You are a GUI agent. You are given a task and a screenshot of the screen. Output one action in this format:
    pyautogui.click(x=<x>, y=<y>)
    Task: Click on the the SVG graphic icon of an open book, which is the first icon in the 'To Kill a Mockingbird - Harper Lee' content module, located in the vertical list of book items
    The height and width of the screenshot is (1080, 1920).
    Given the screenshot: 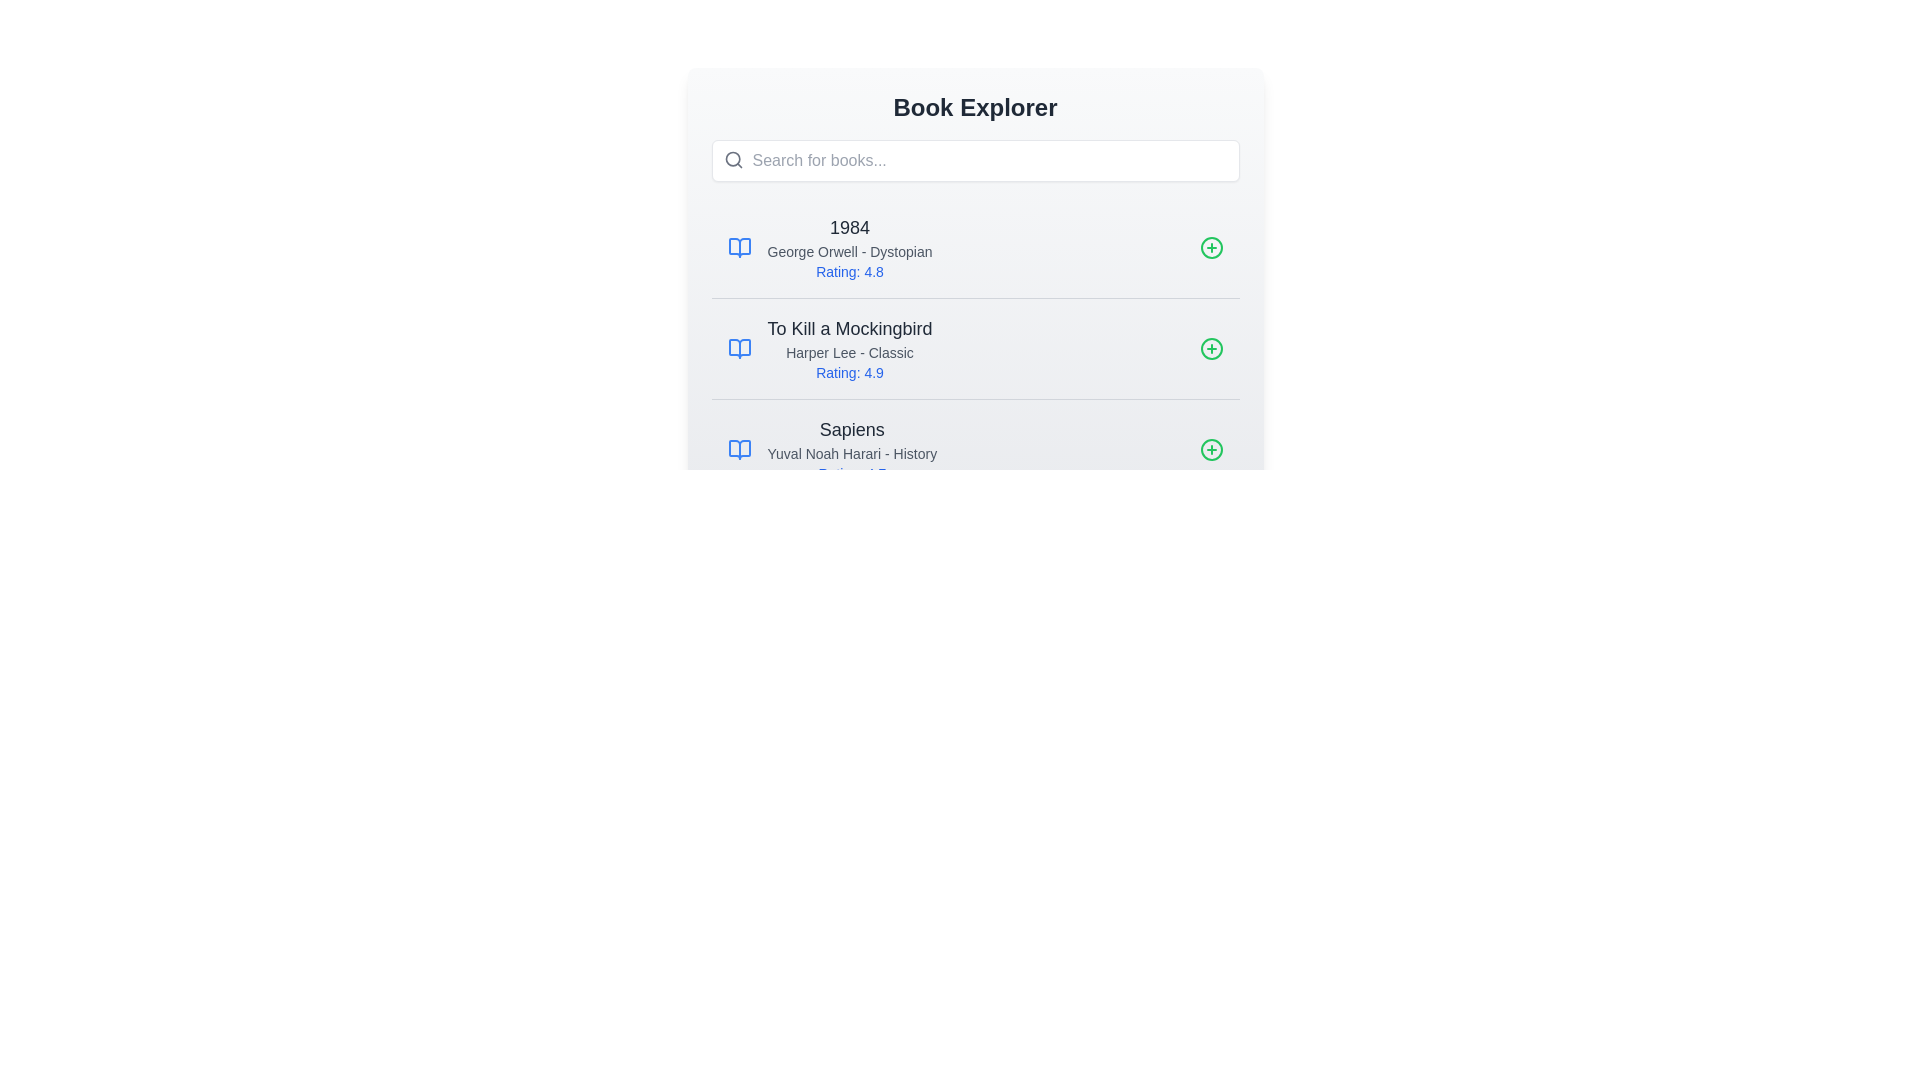 What is the action you would take?
    pyautogui.click(x=738, y=347)
    